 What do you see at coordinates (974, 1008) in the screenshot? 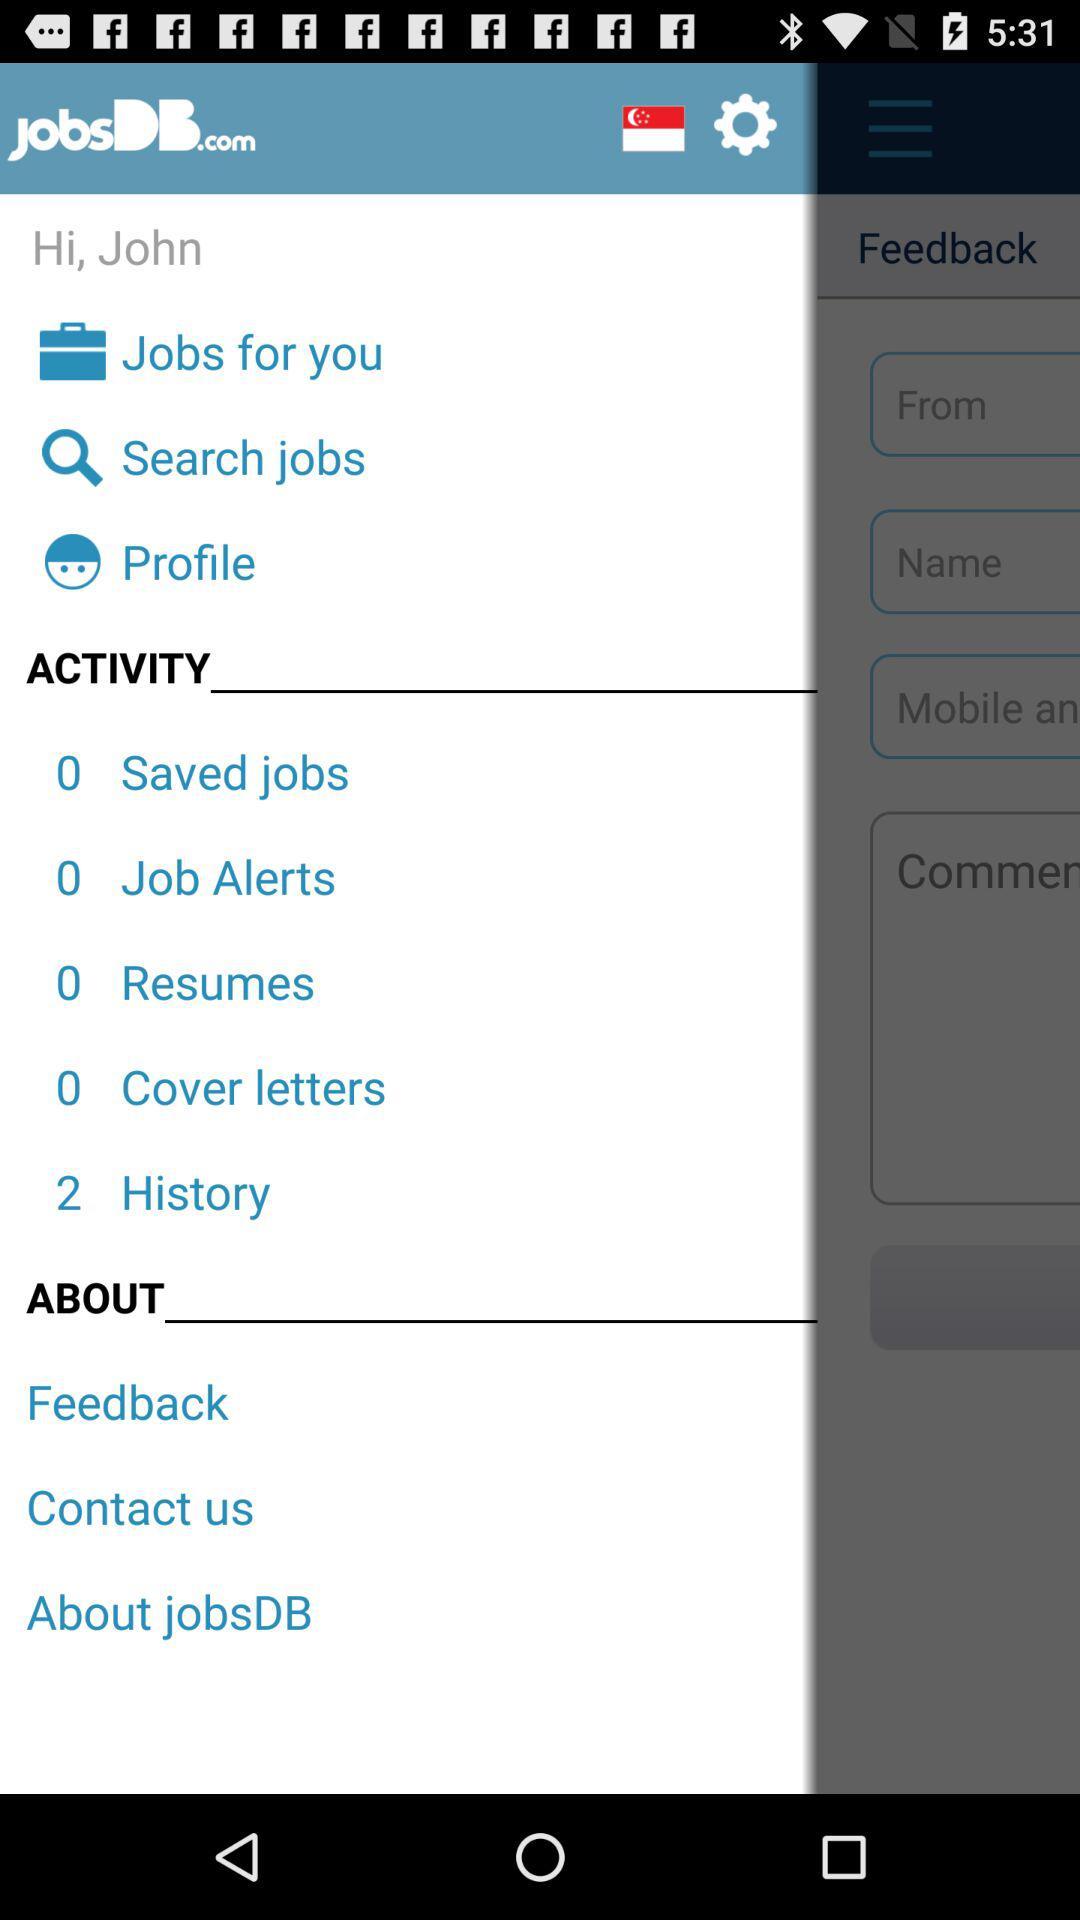
I see `share the opinion` at bounding box center [974, 1008].